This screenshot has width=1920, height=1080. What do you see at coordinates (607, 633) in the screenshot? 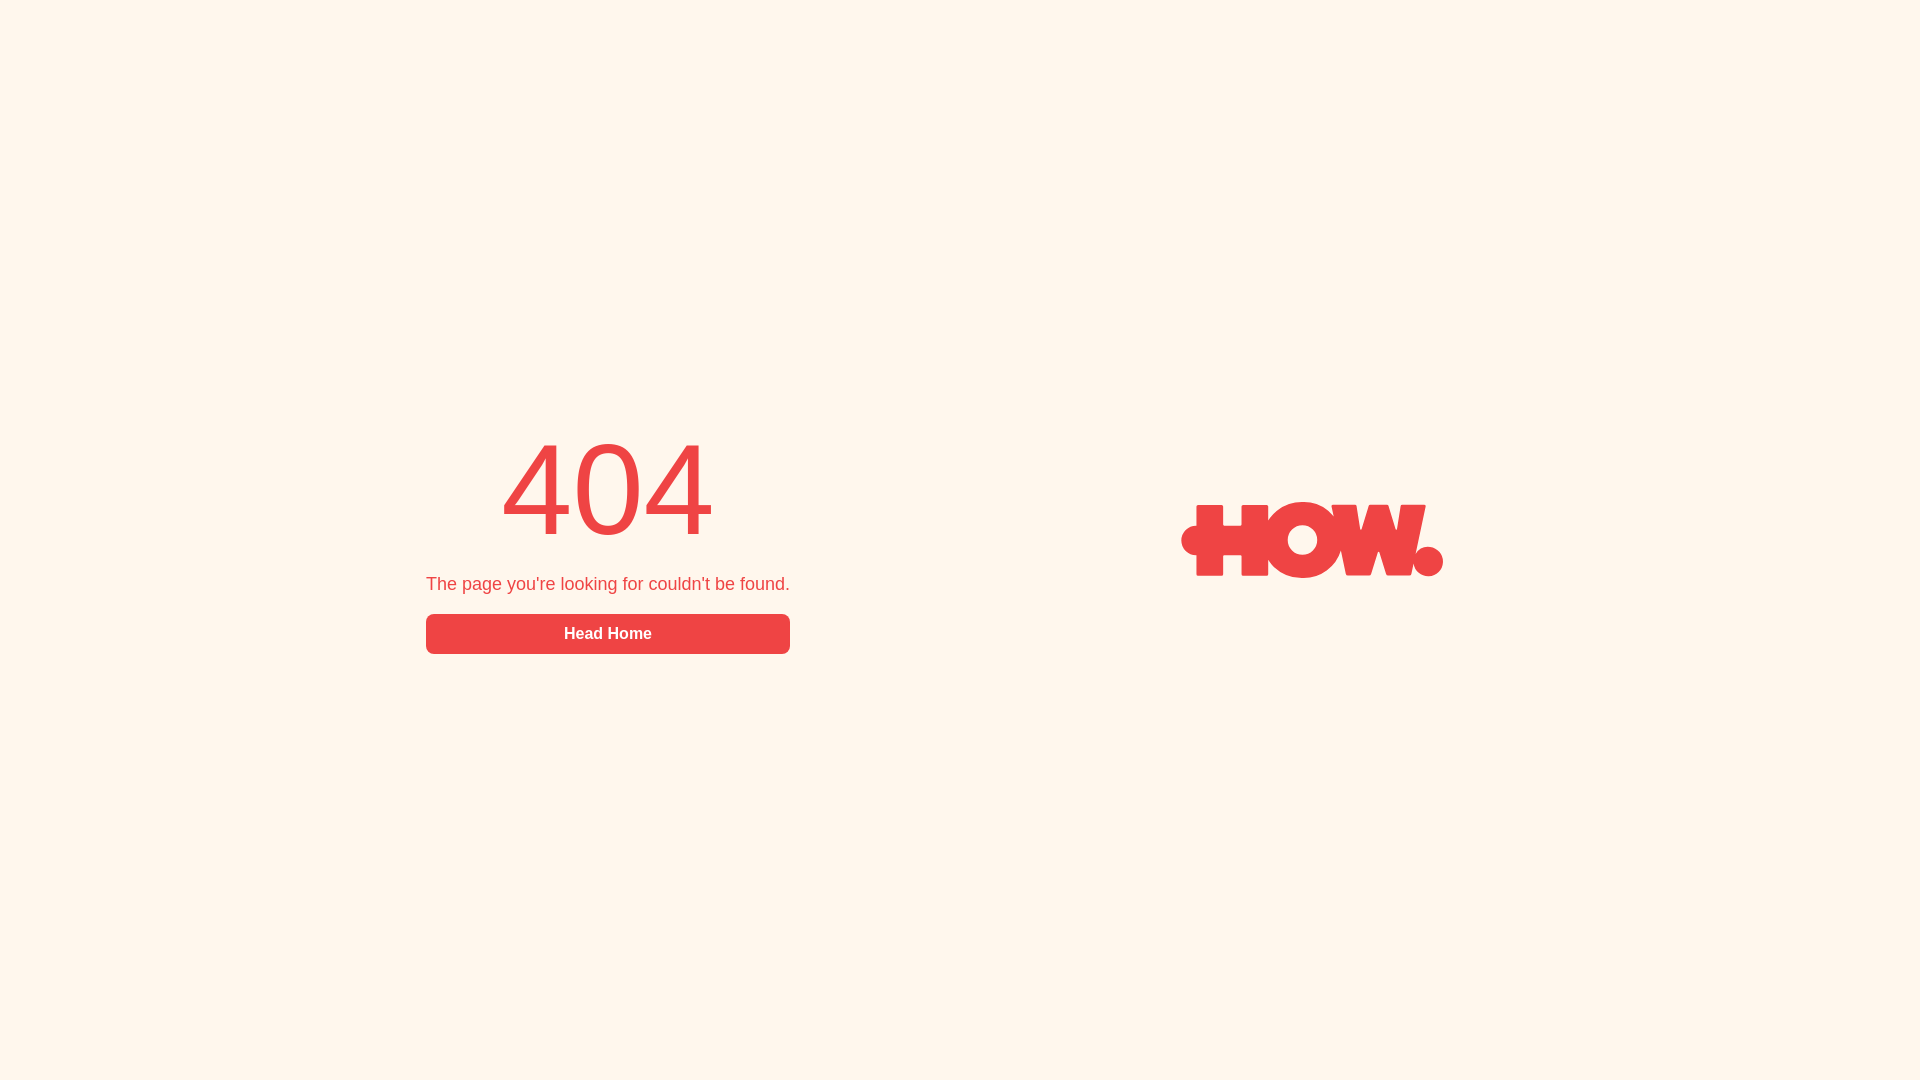
I see `'Head Home'` at bounding box center [607, 633].